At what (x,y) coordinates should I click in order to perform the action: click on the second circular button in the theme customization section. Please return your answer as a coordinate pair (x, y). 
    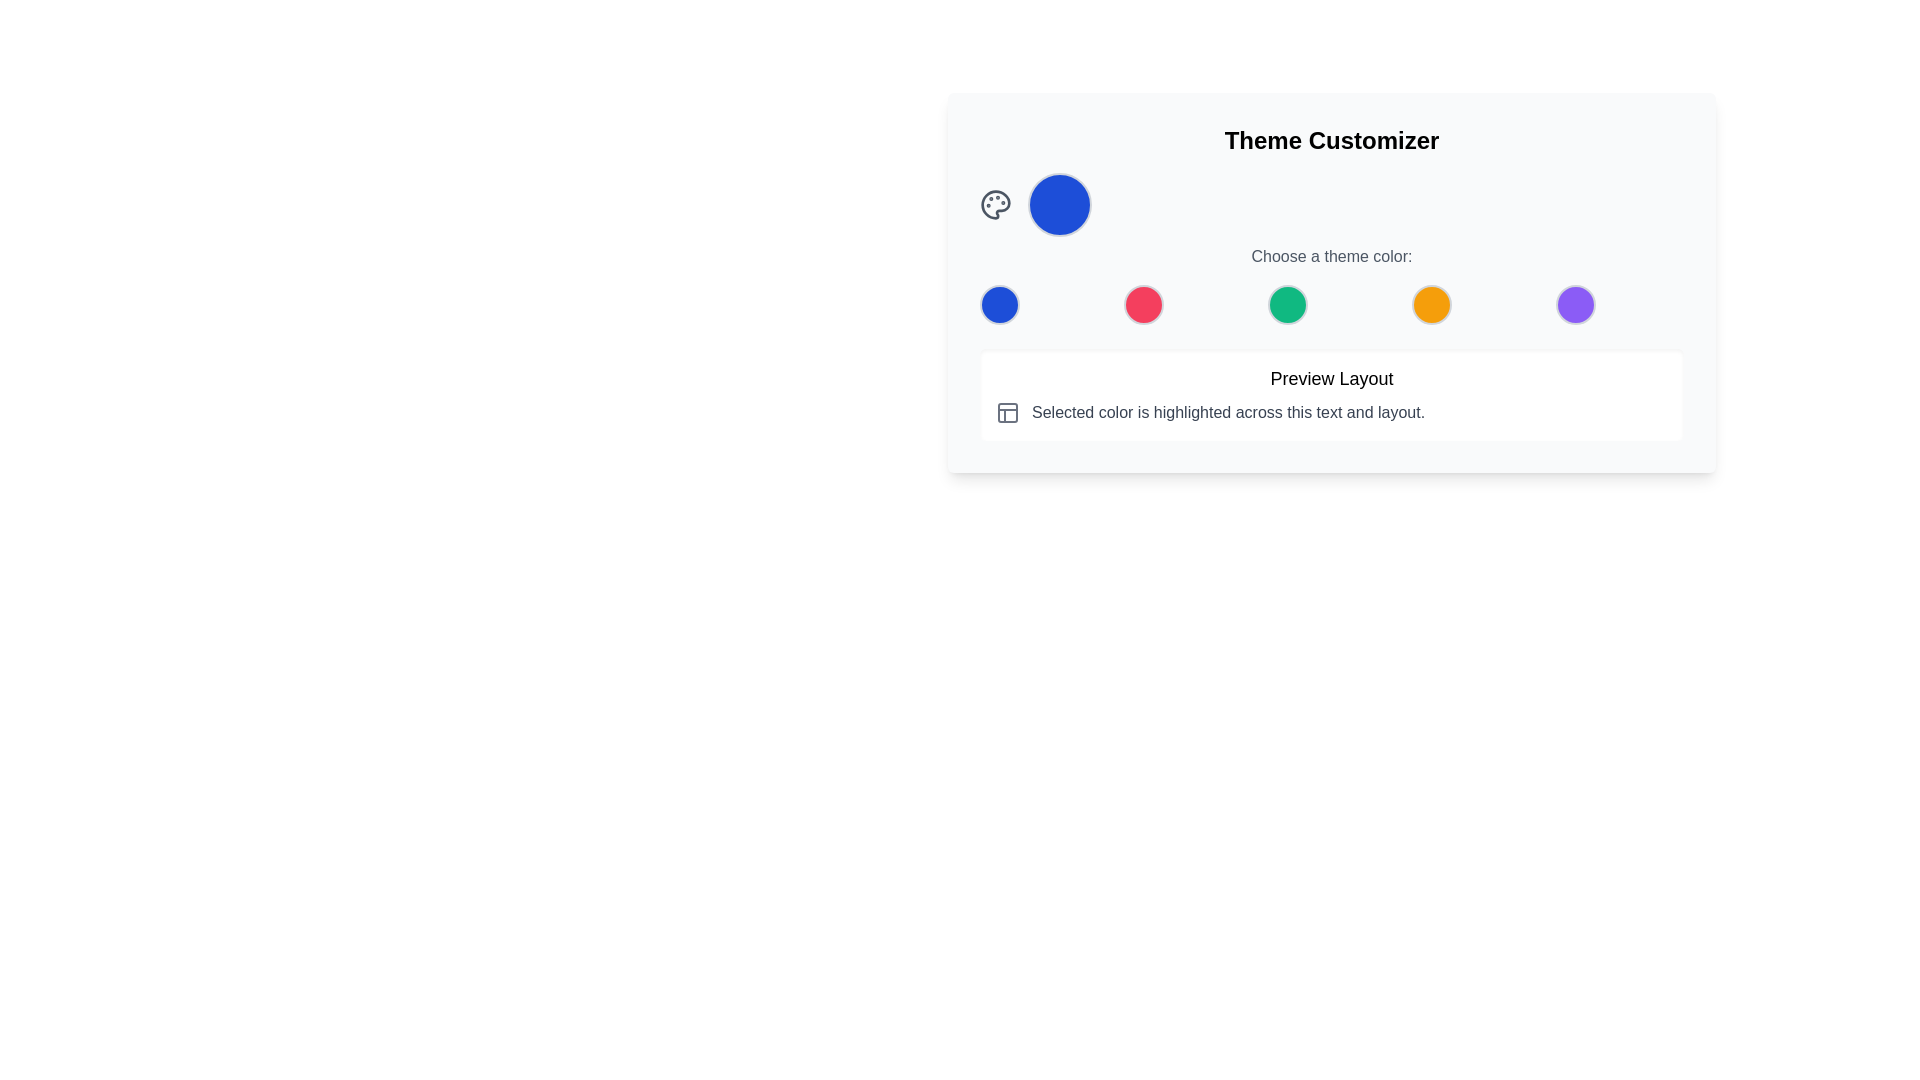
    Looking at the image, I should click on (1143, 304).